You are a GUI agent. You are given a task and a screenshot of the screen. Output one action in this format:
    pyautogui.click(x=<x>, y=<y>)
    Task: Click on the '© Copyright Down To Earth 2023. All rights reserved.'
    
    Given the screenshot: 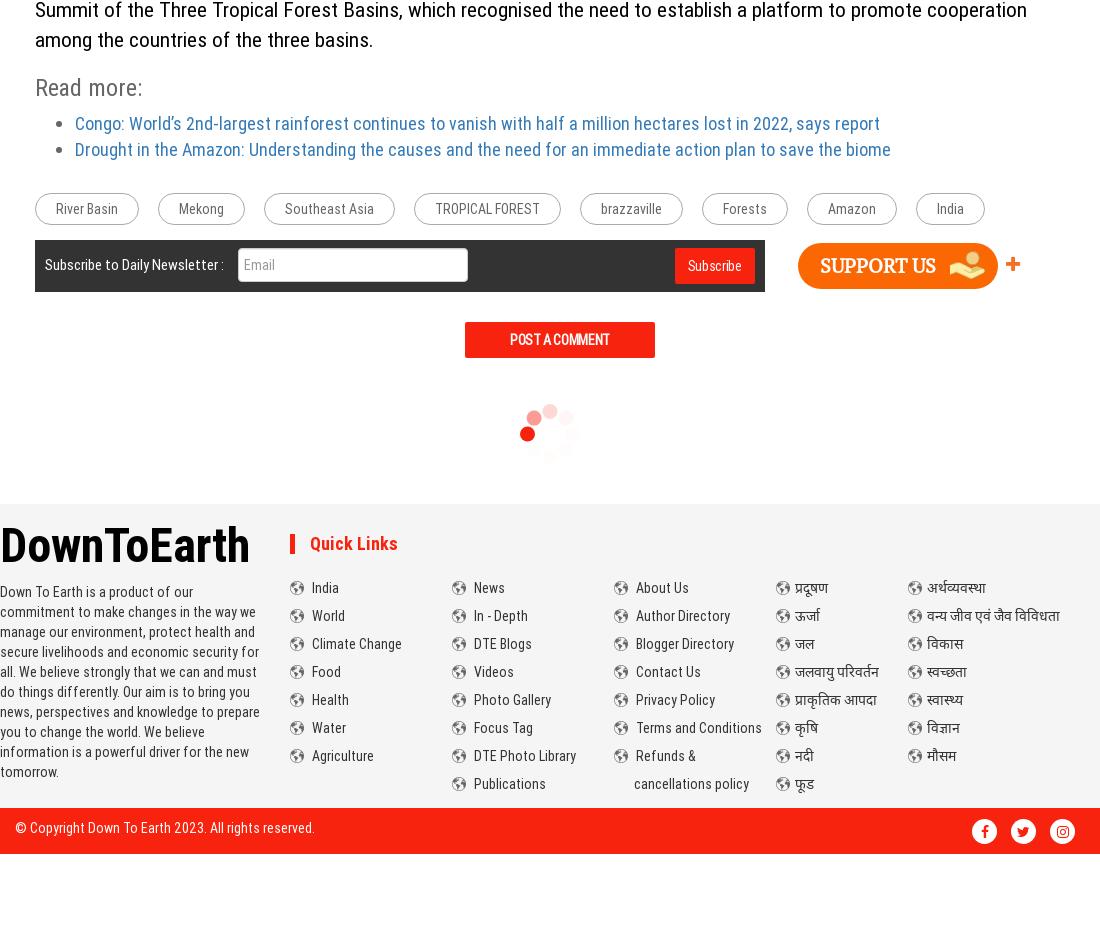 What is the action you would take?
    pyautogui.click(x=164, y=827)
    